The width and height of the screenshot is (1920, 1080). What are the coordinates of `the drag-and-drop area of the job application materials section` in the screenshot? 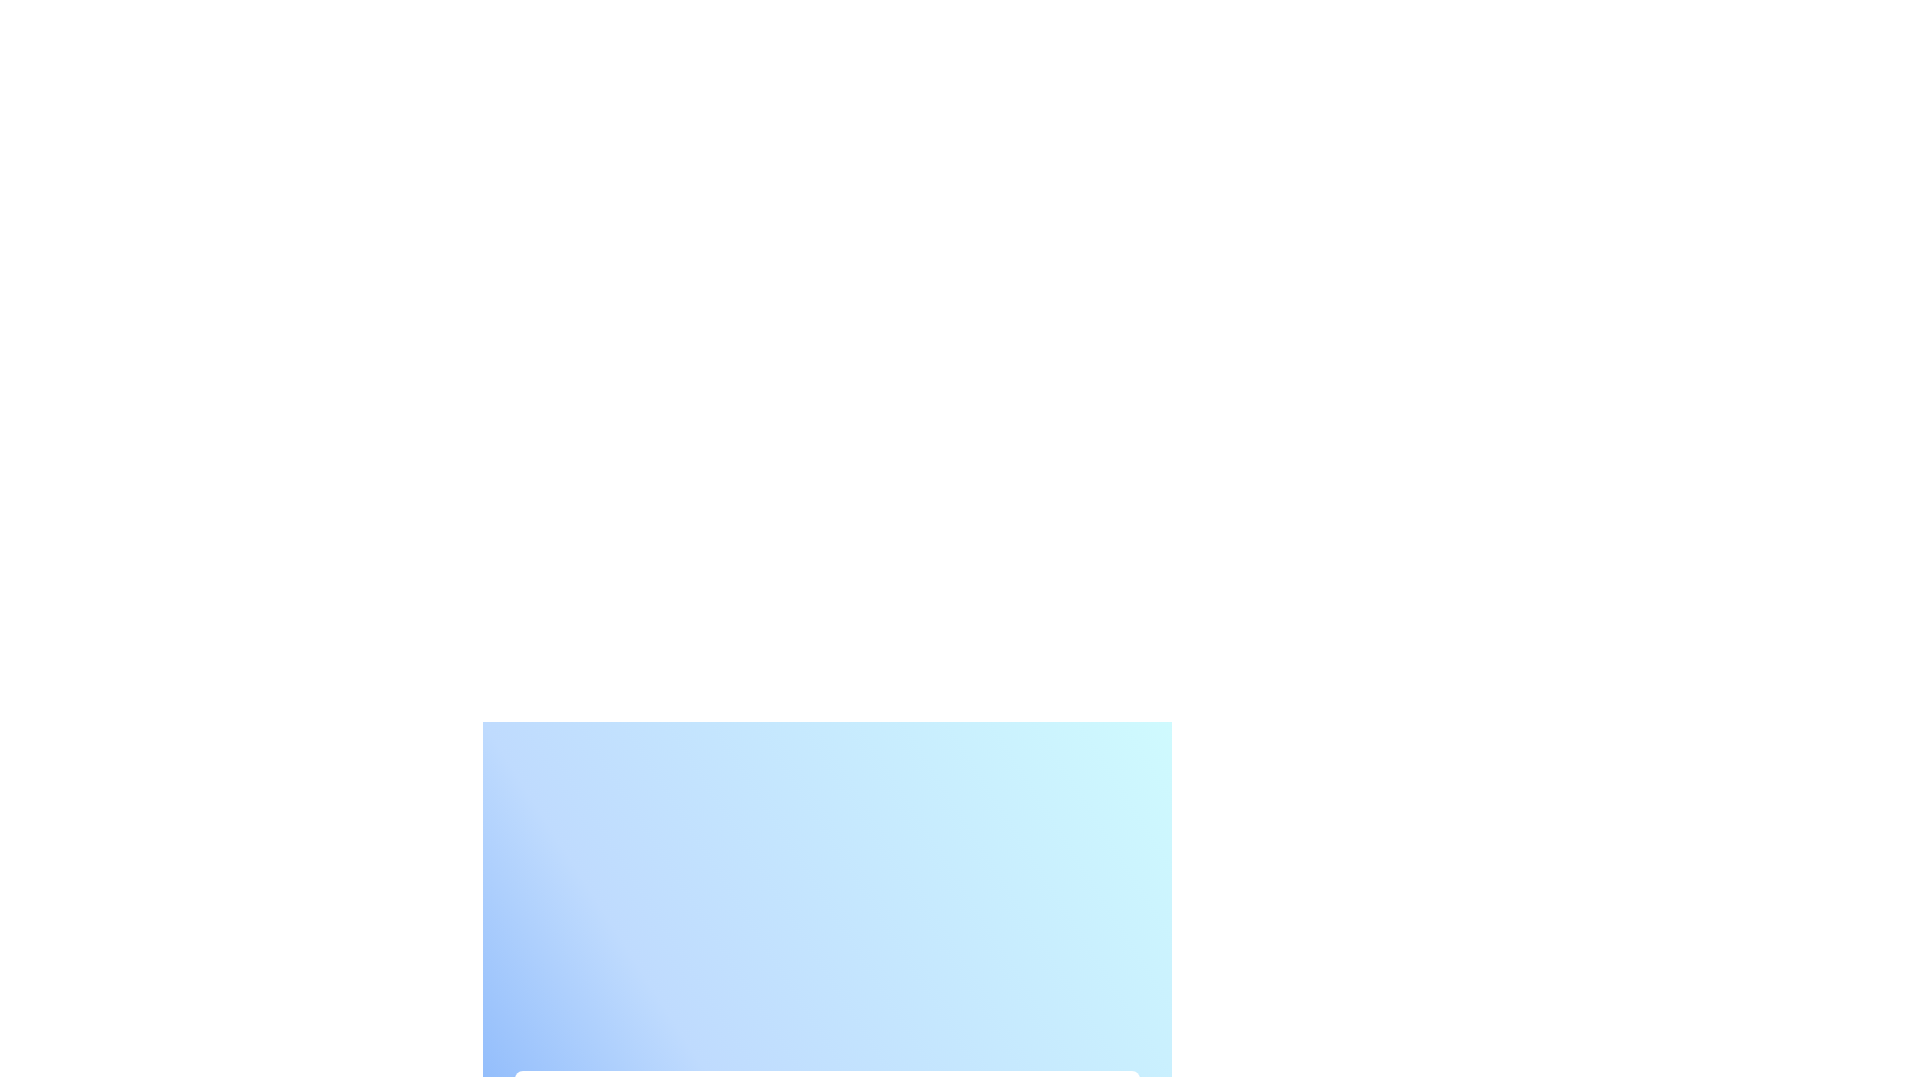 It's located at (827, 886).